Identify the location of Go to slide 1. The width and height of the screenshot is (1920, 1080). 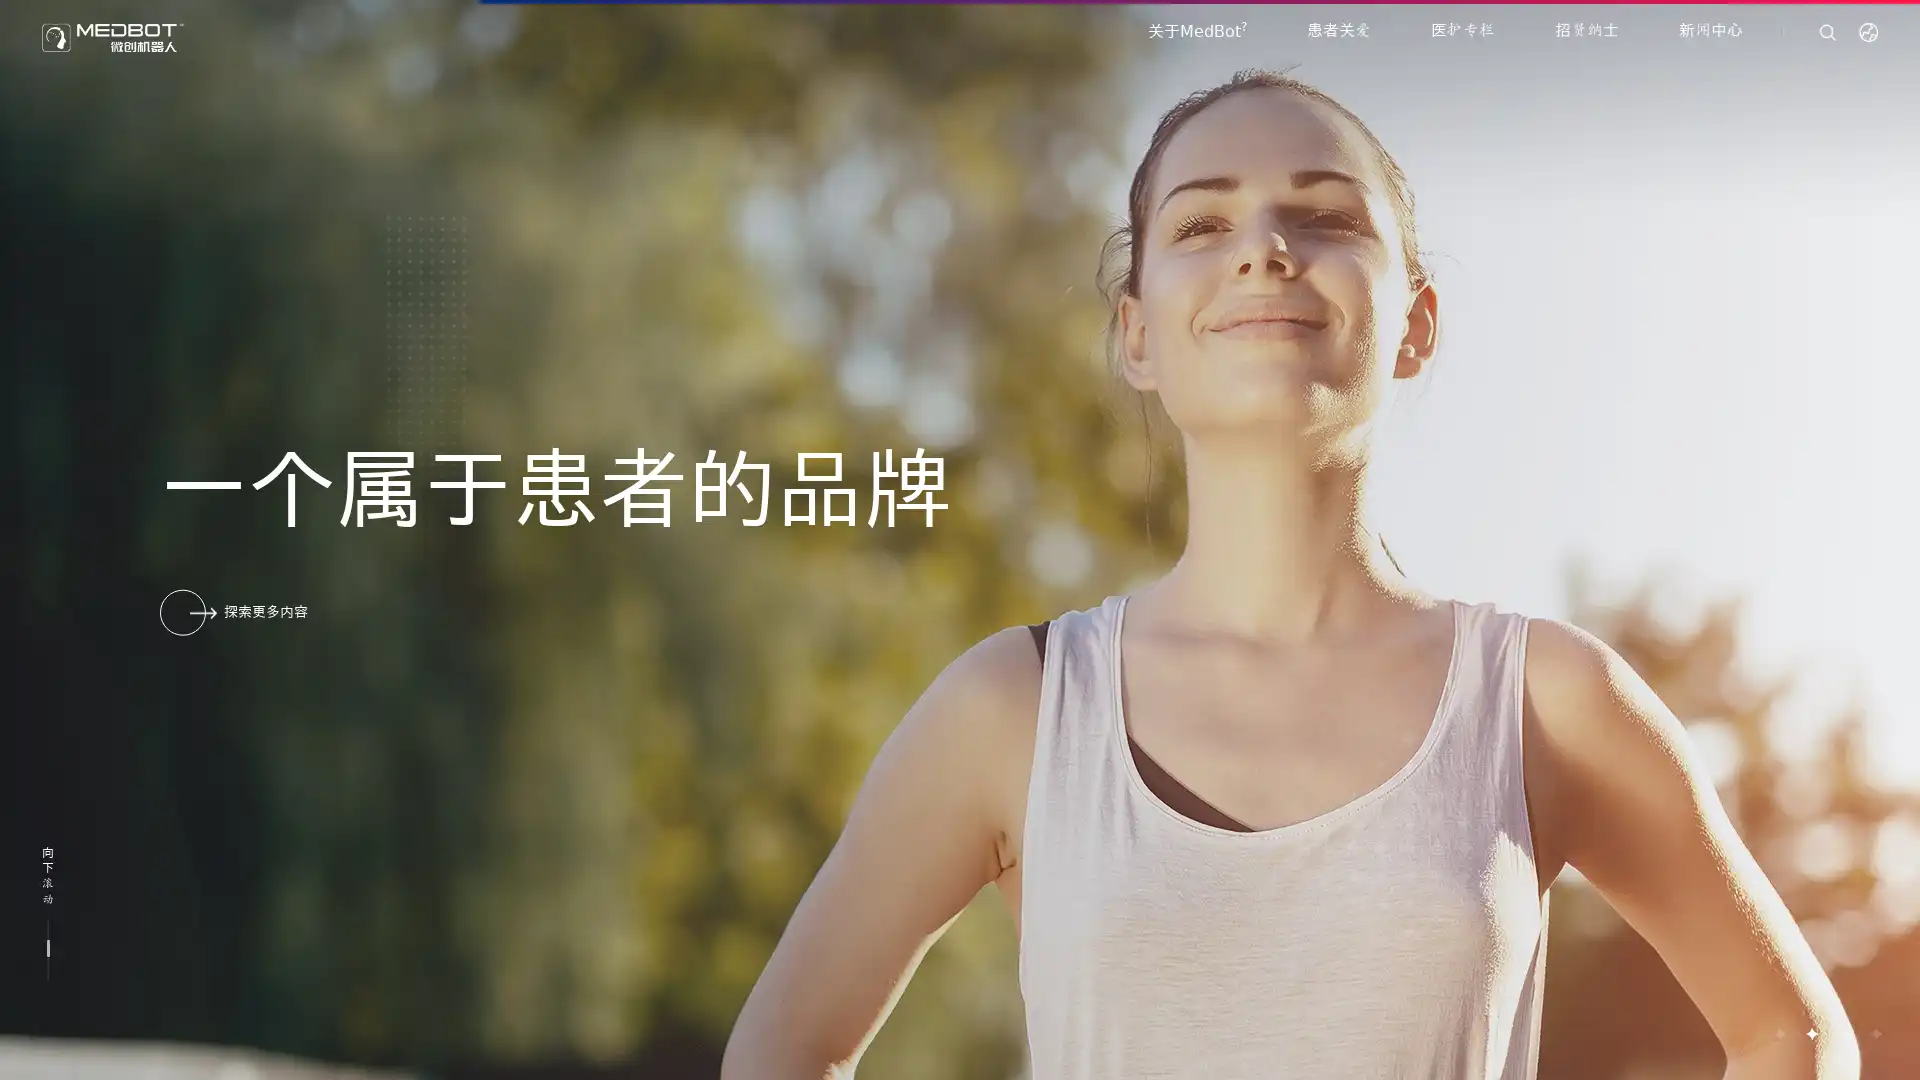
(1779, 1033).